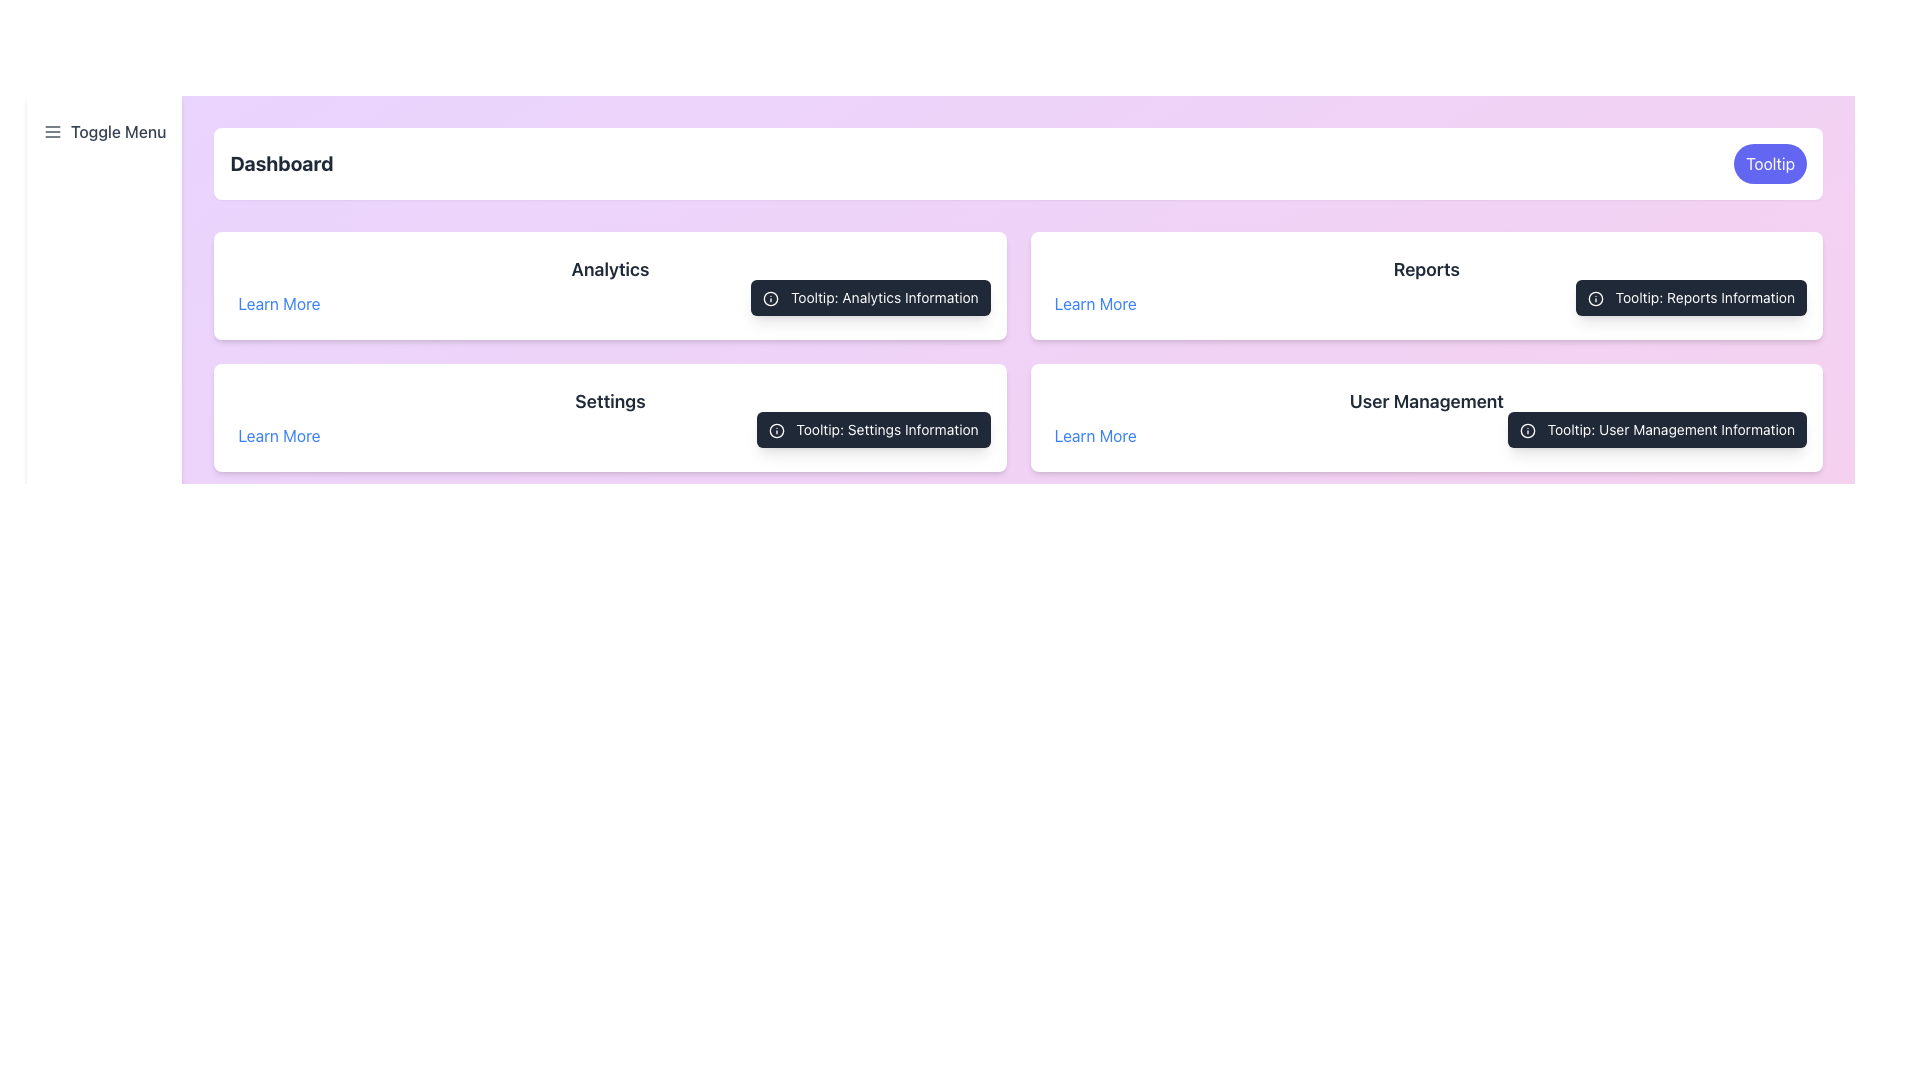 This screenshot has width=1920, height=1080. What do you see at coordinates (1425, 401) in the screenshot?
I see `the 'User Management' text component, which displays the phrase in bold and larger font size, styled in dark gray, located in the lower right section of the interface above the 'Learn More' link` at bounding box center [1425, 401].